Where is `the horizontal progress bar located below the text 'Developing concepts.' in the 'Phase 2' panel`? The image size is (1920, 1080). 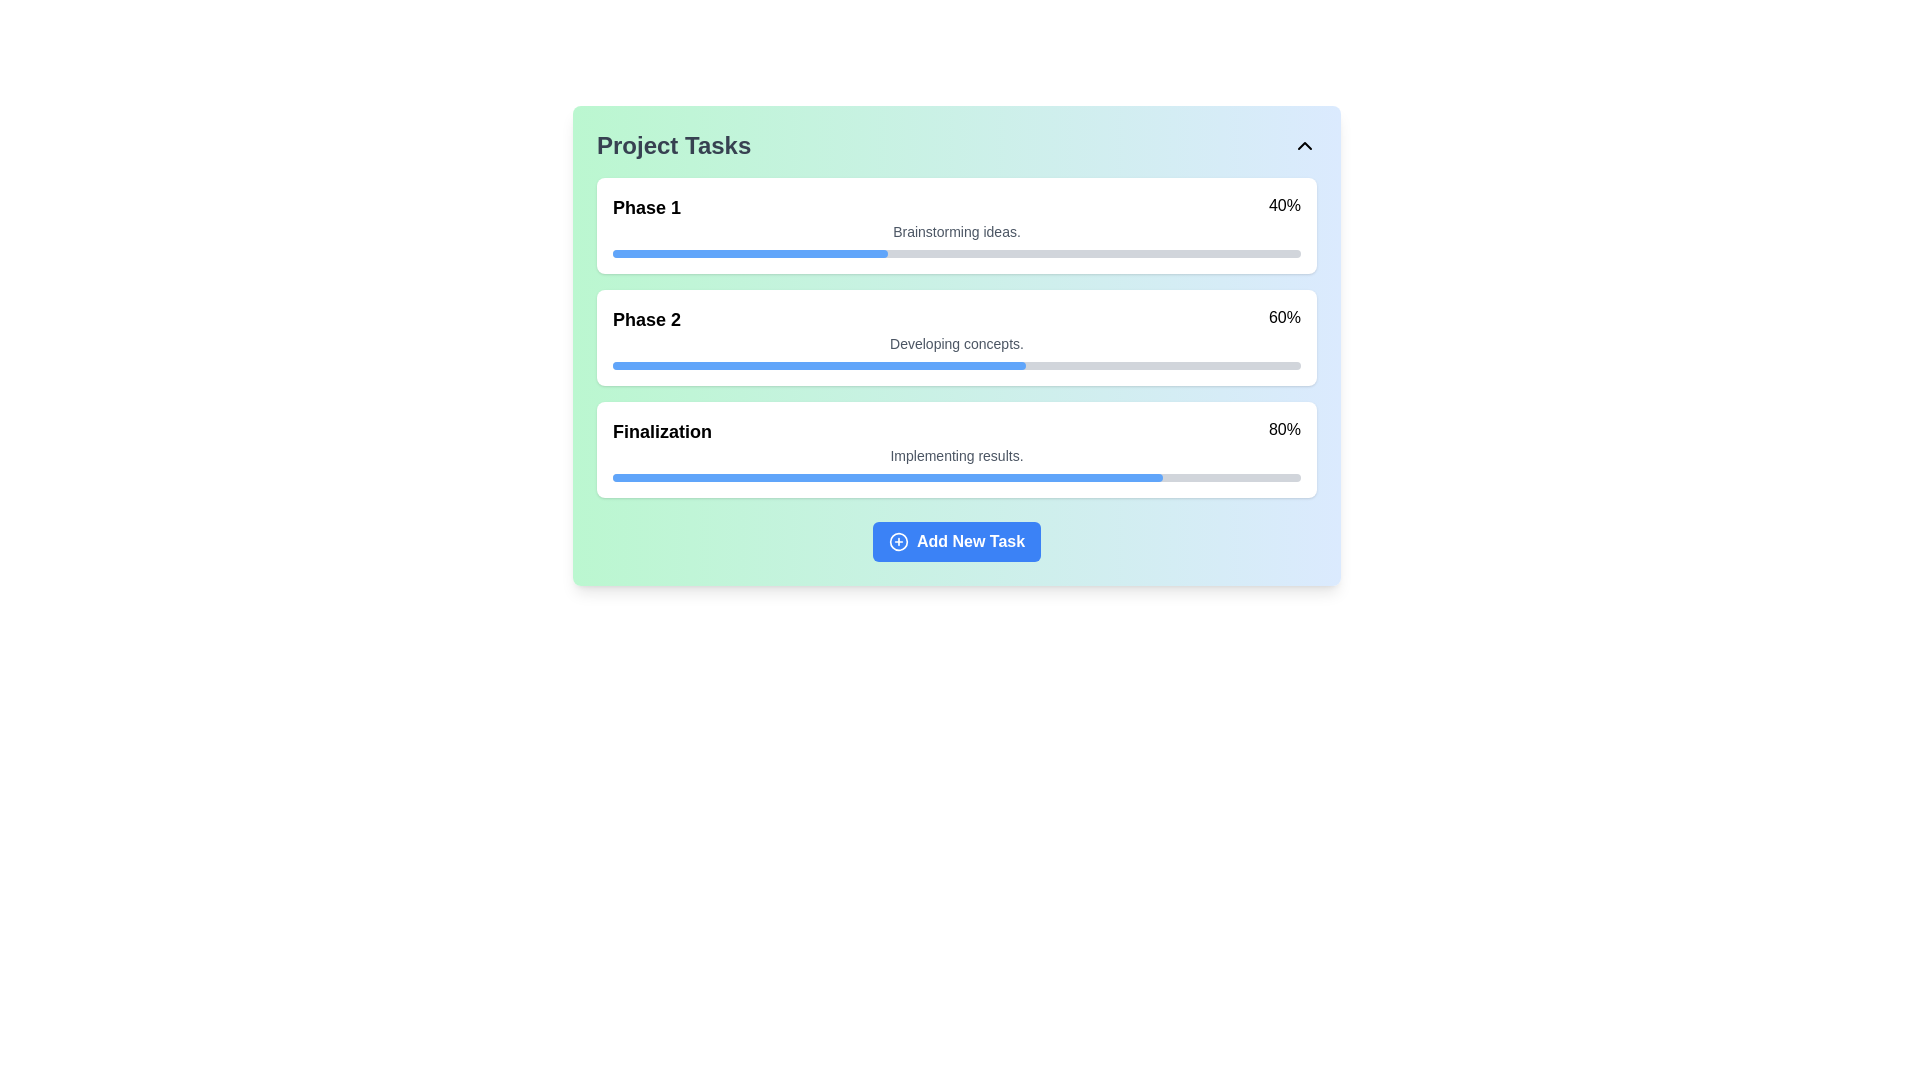
the horizontal progress bar located below the text 'Developing concepts.' in the 'Phase 2' panel is located at coordinates (955, 366).